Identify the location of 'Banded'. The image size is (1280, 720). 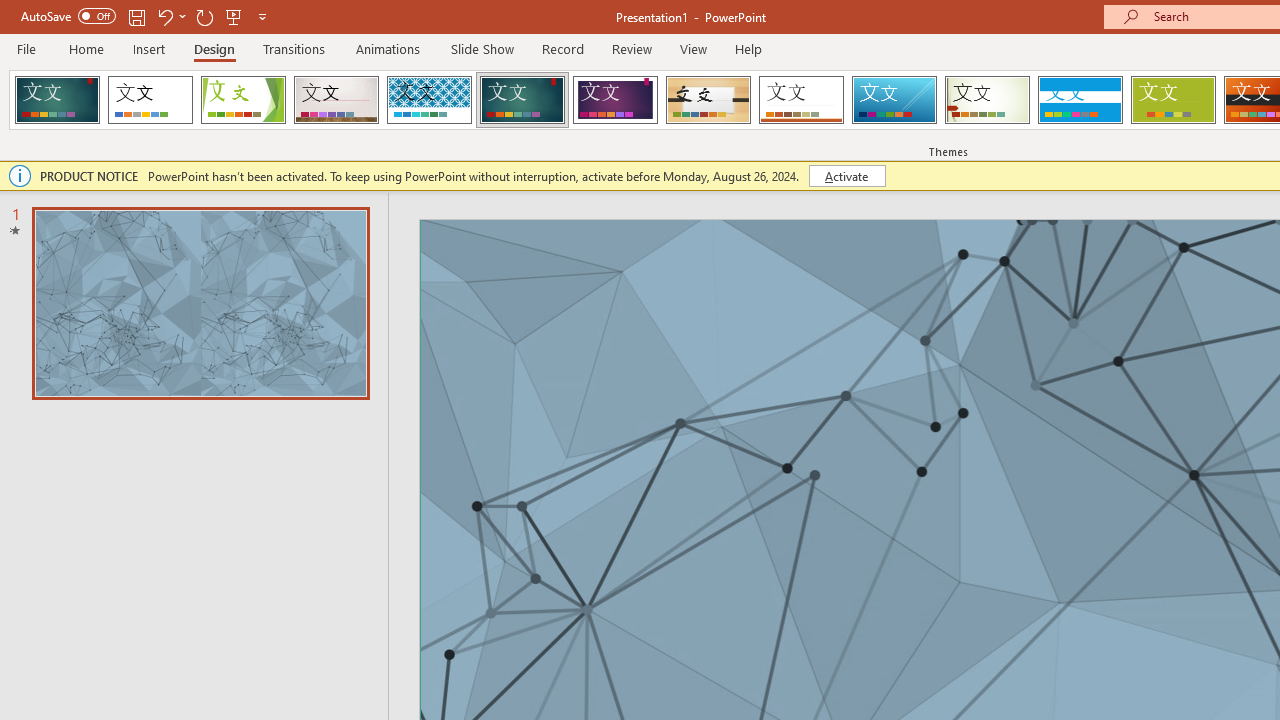
(1079, 100).